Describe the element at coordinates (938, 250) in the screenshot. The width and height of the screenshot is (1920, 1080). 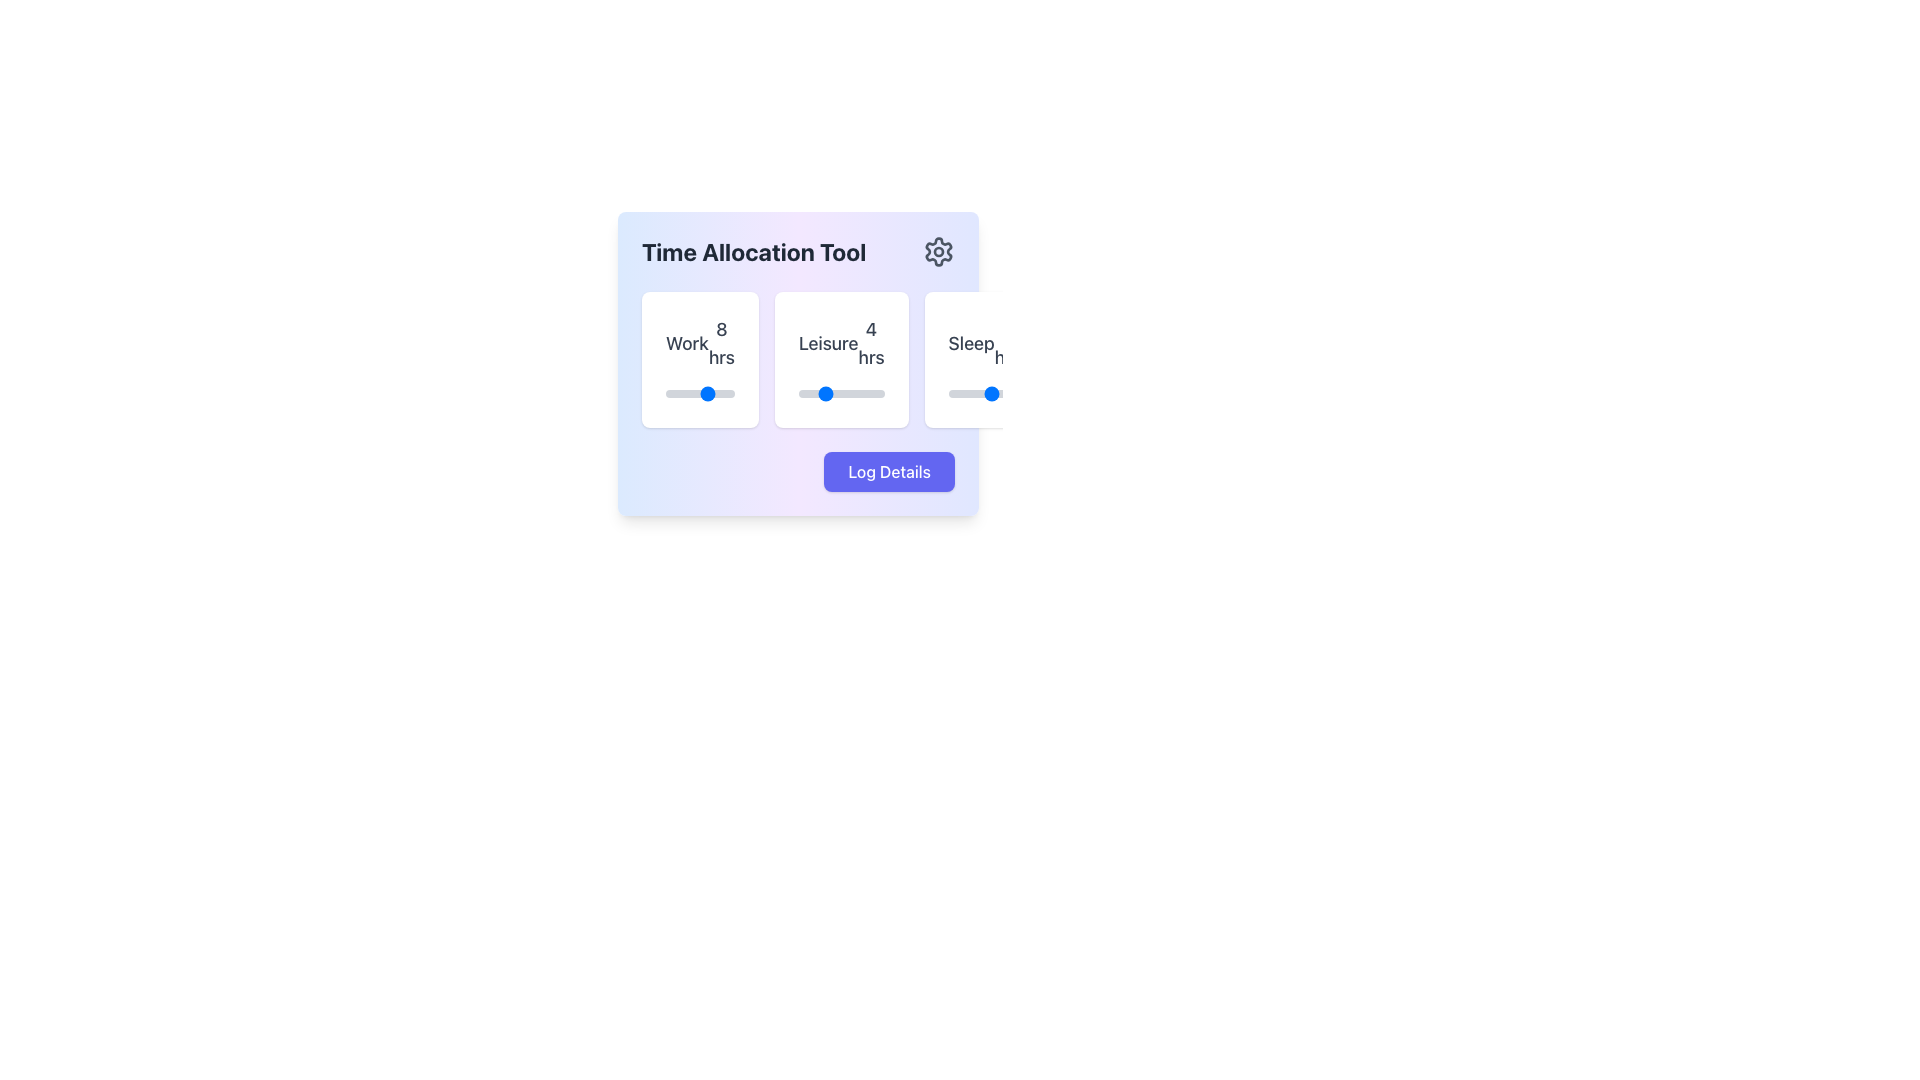
I see `the settings cogwheel icon located in the top-right corner of the 'Time Allocation Tool' header` at that location.